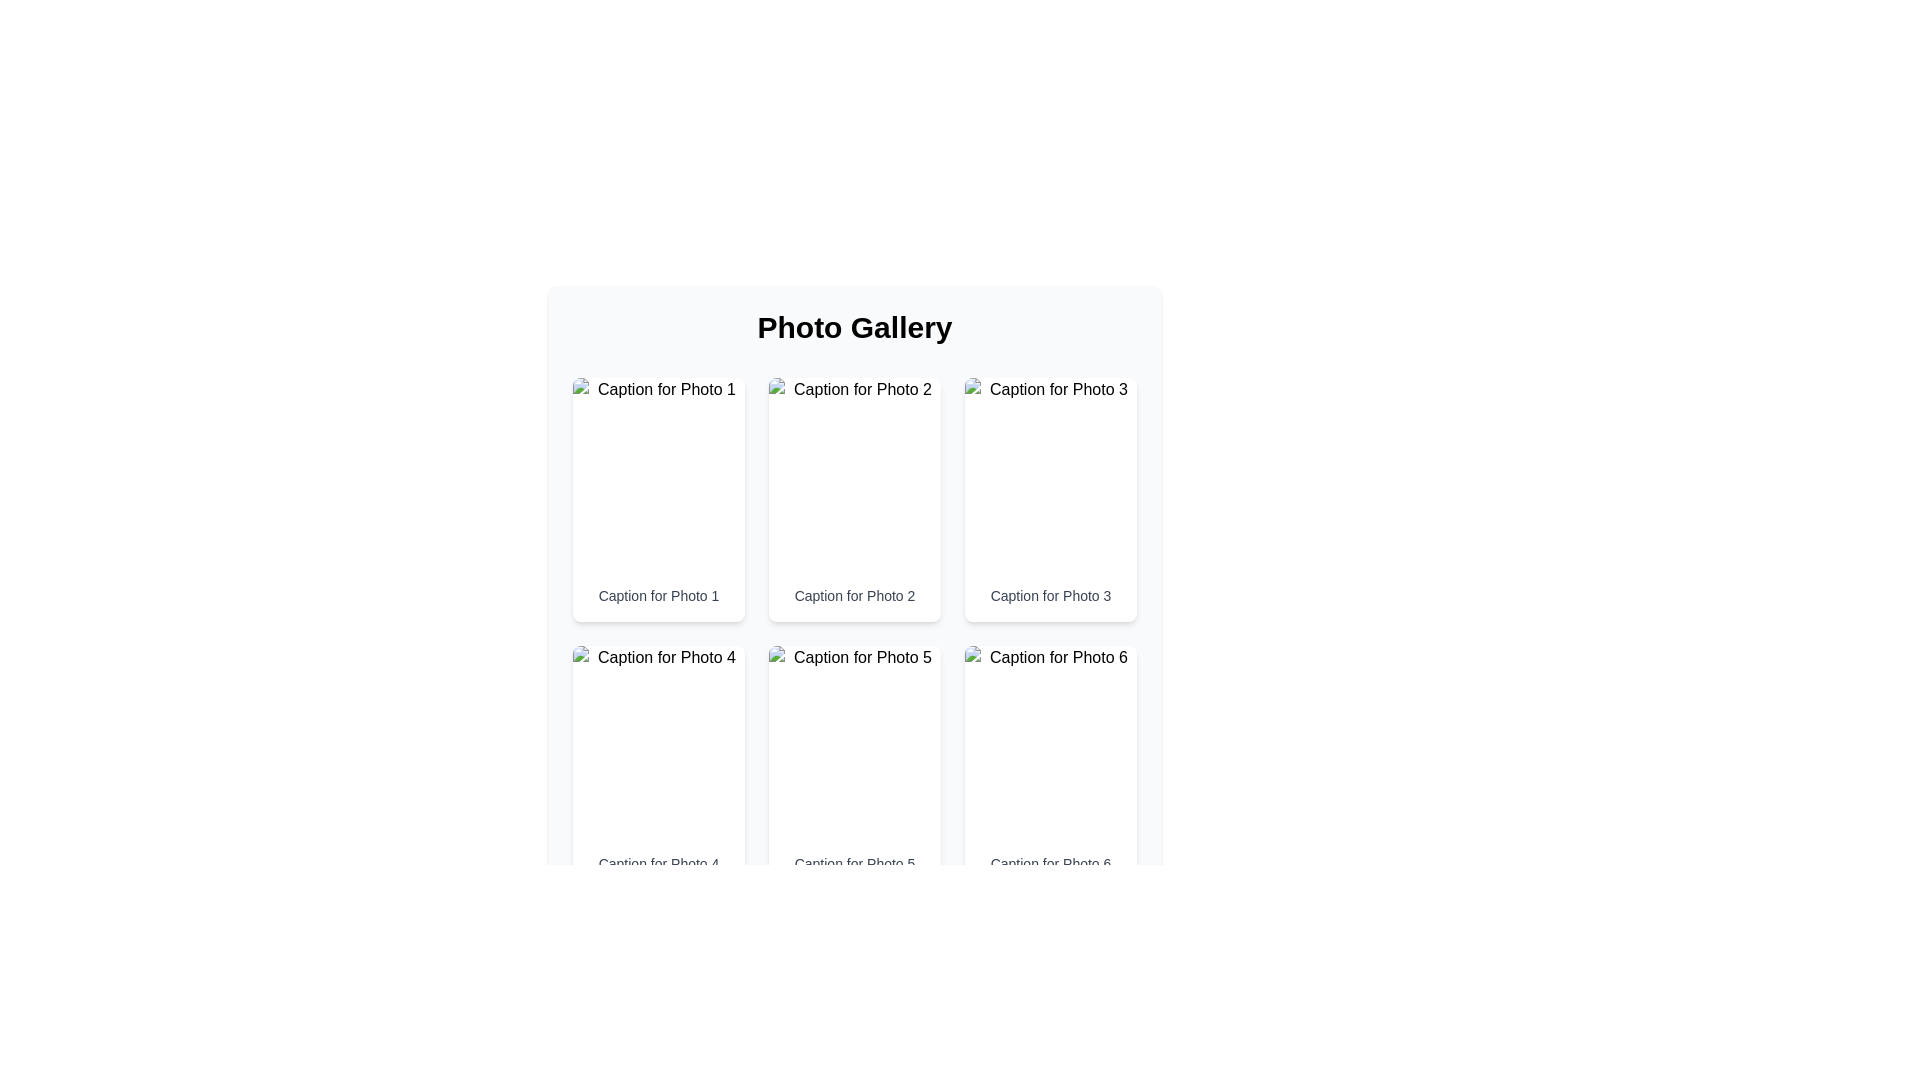 This screenshot has width=1920, height=1080. I want to click on text label 'Caption for Photo 6' located in the bottom section of the last card in the second row of the grid layout, so click(1050, 863).